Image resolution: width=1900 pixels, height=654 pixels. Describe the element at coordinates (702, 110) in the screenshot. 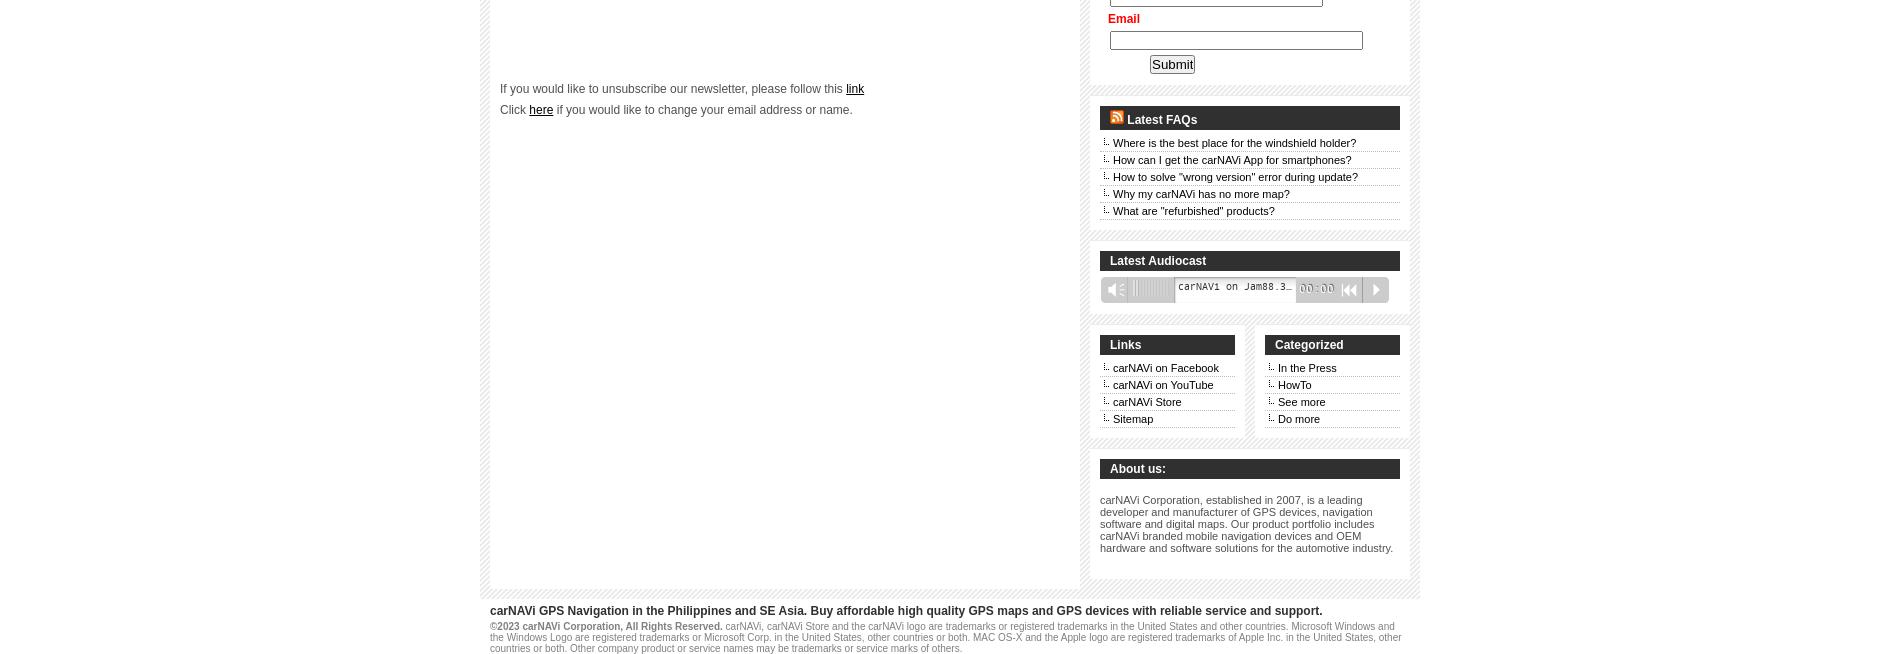

I see `'if you would like to change your email address or name.'` at that location.